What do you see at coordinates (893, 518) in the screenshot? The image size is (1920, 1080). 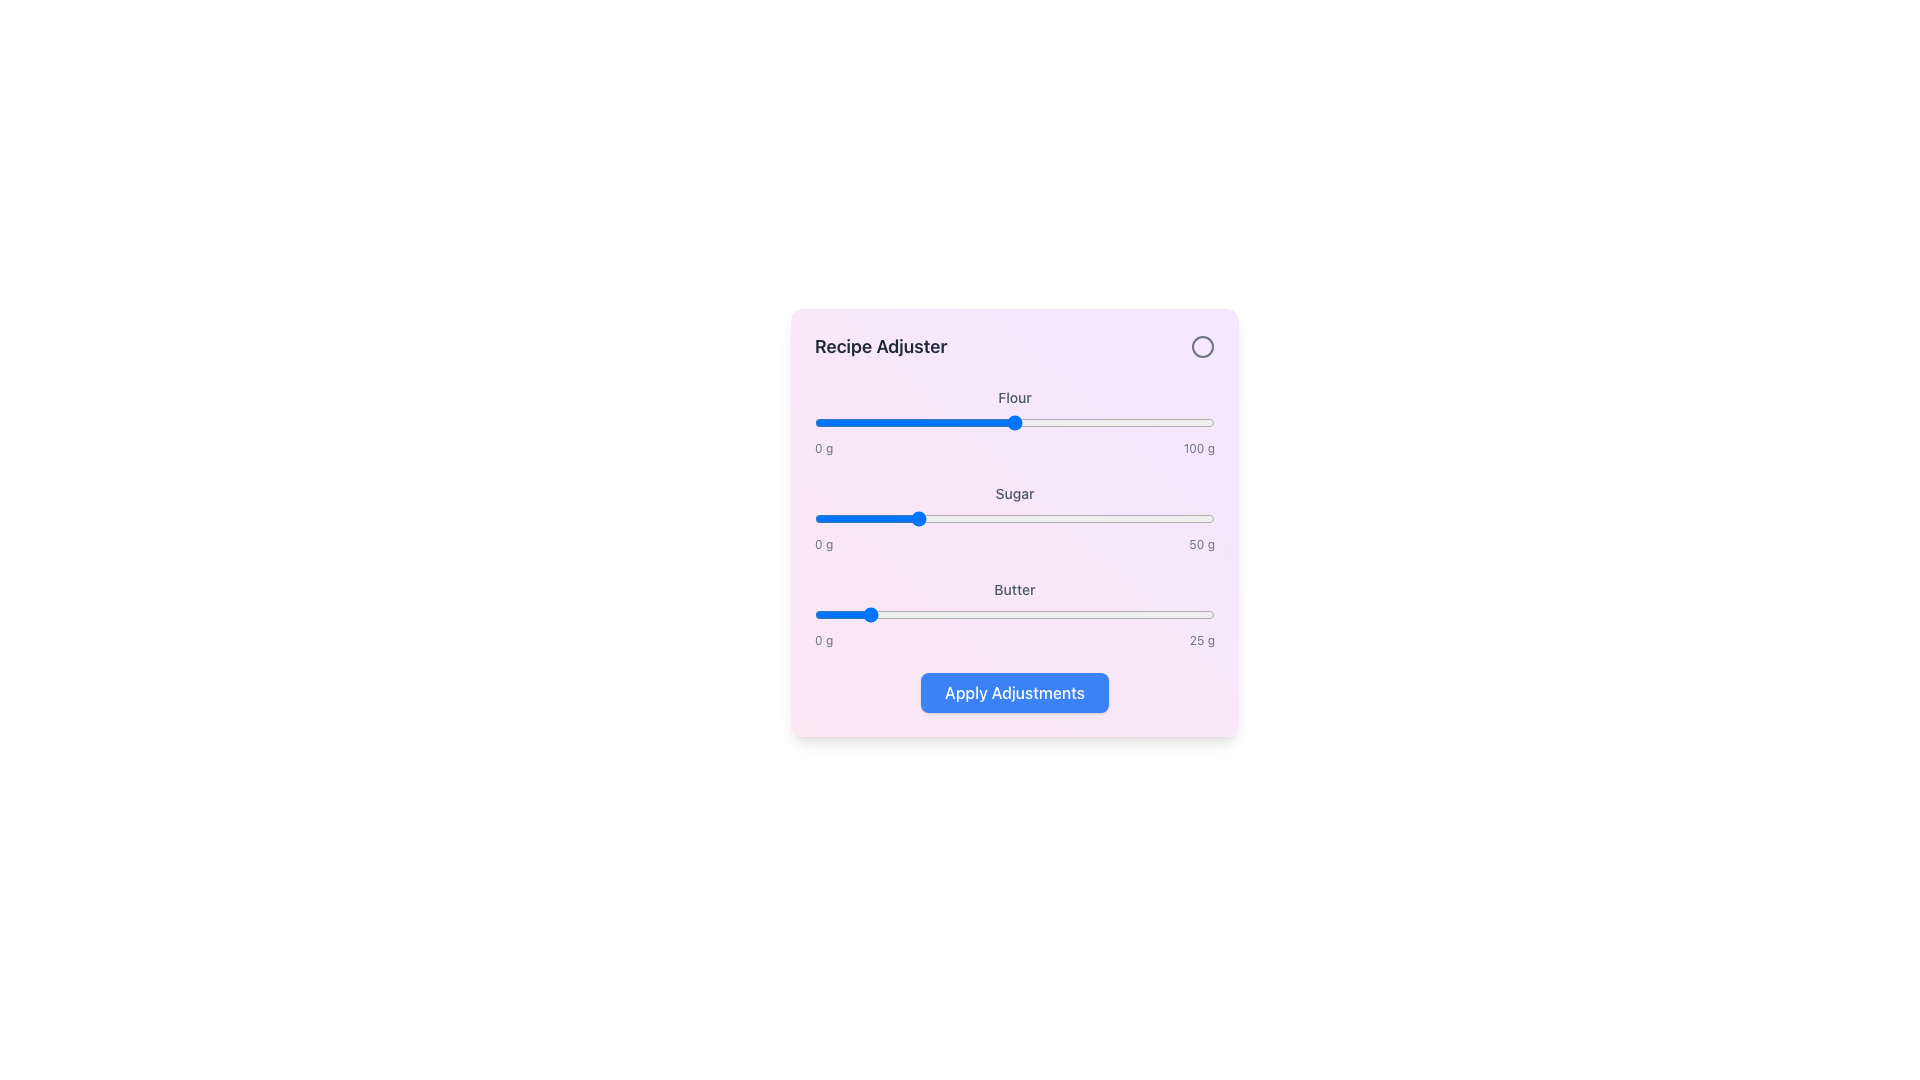 I see `sugar slider` at bounding box center [893, 518].